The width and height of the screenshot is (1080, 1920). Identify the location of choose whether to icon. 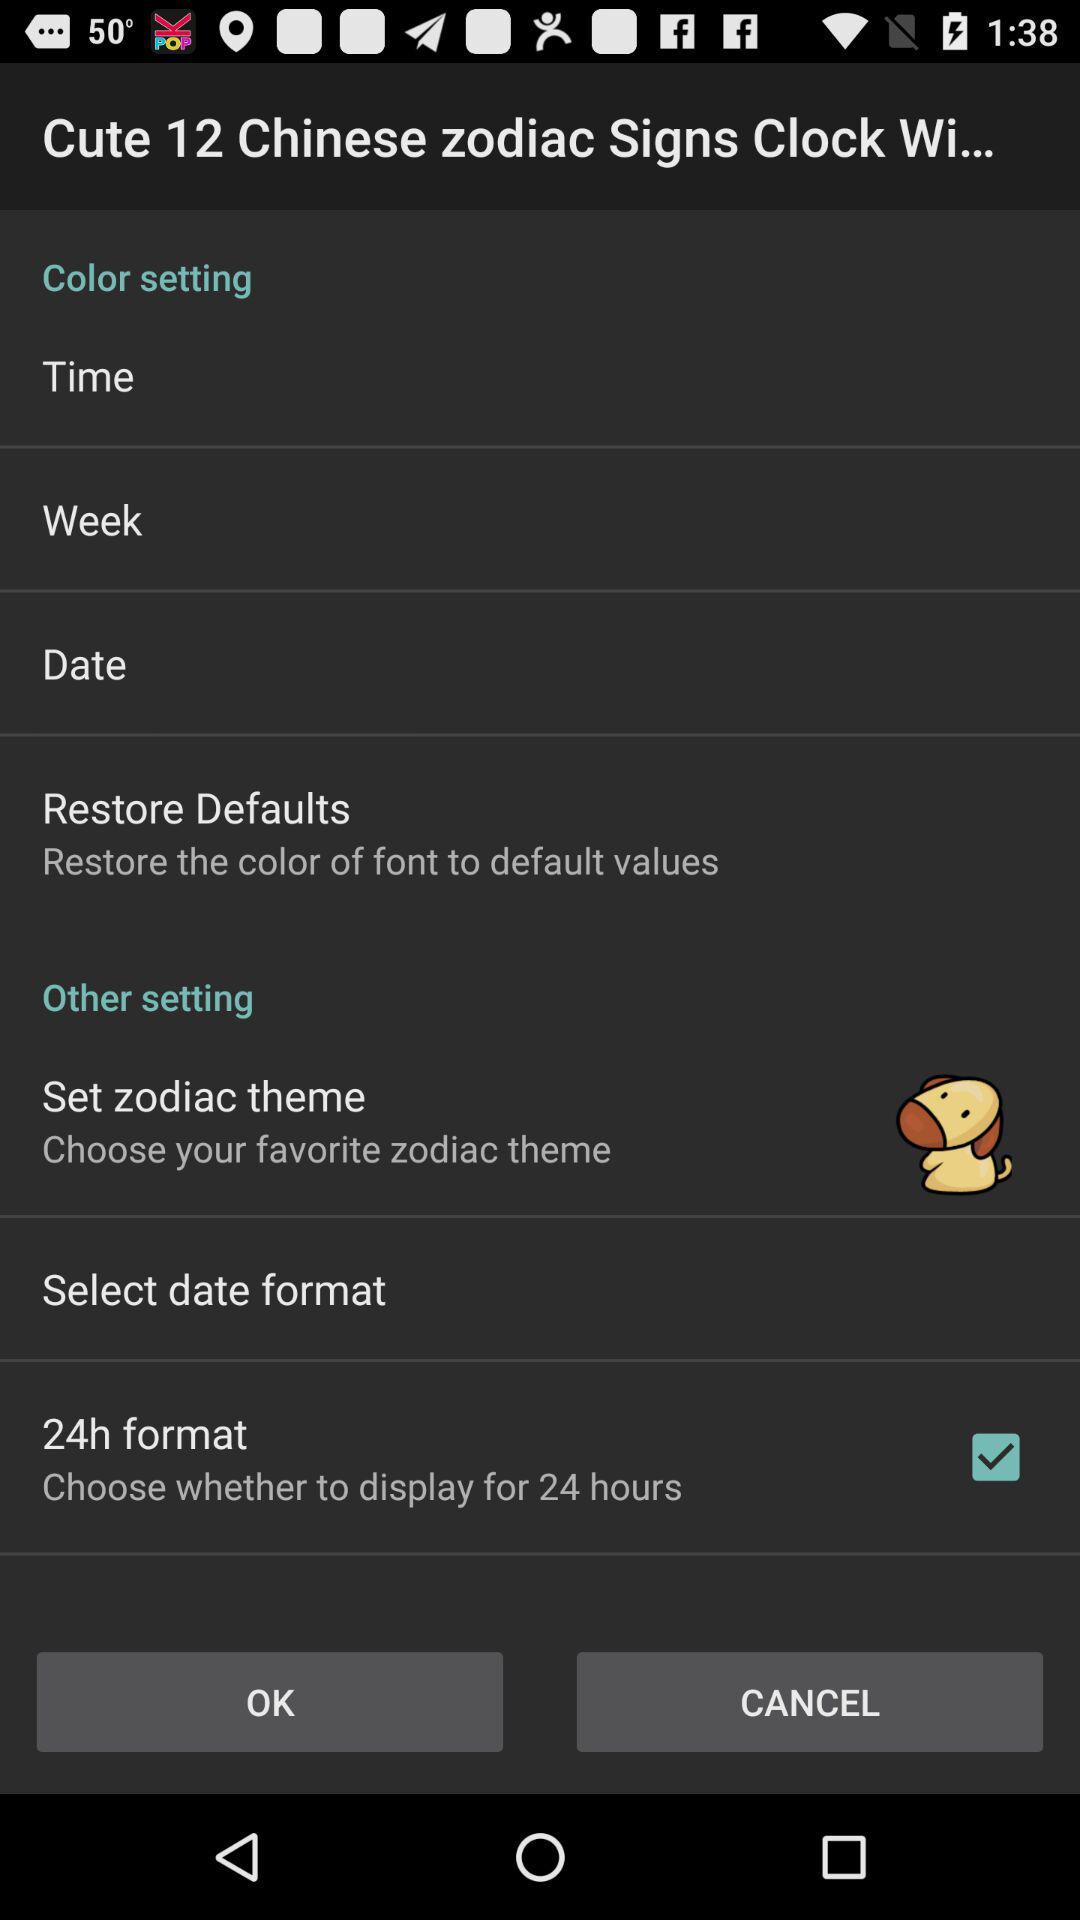
(362, 1485).